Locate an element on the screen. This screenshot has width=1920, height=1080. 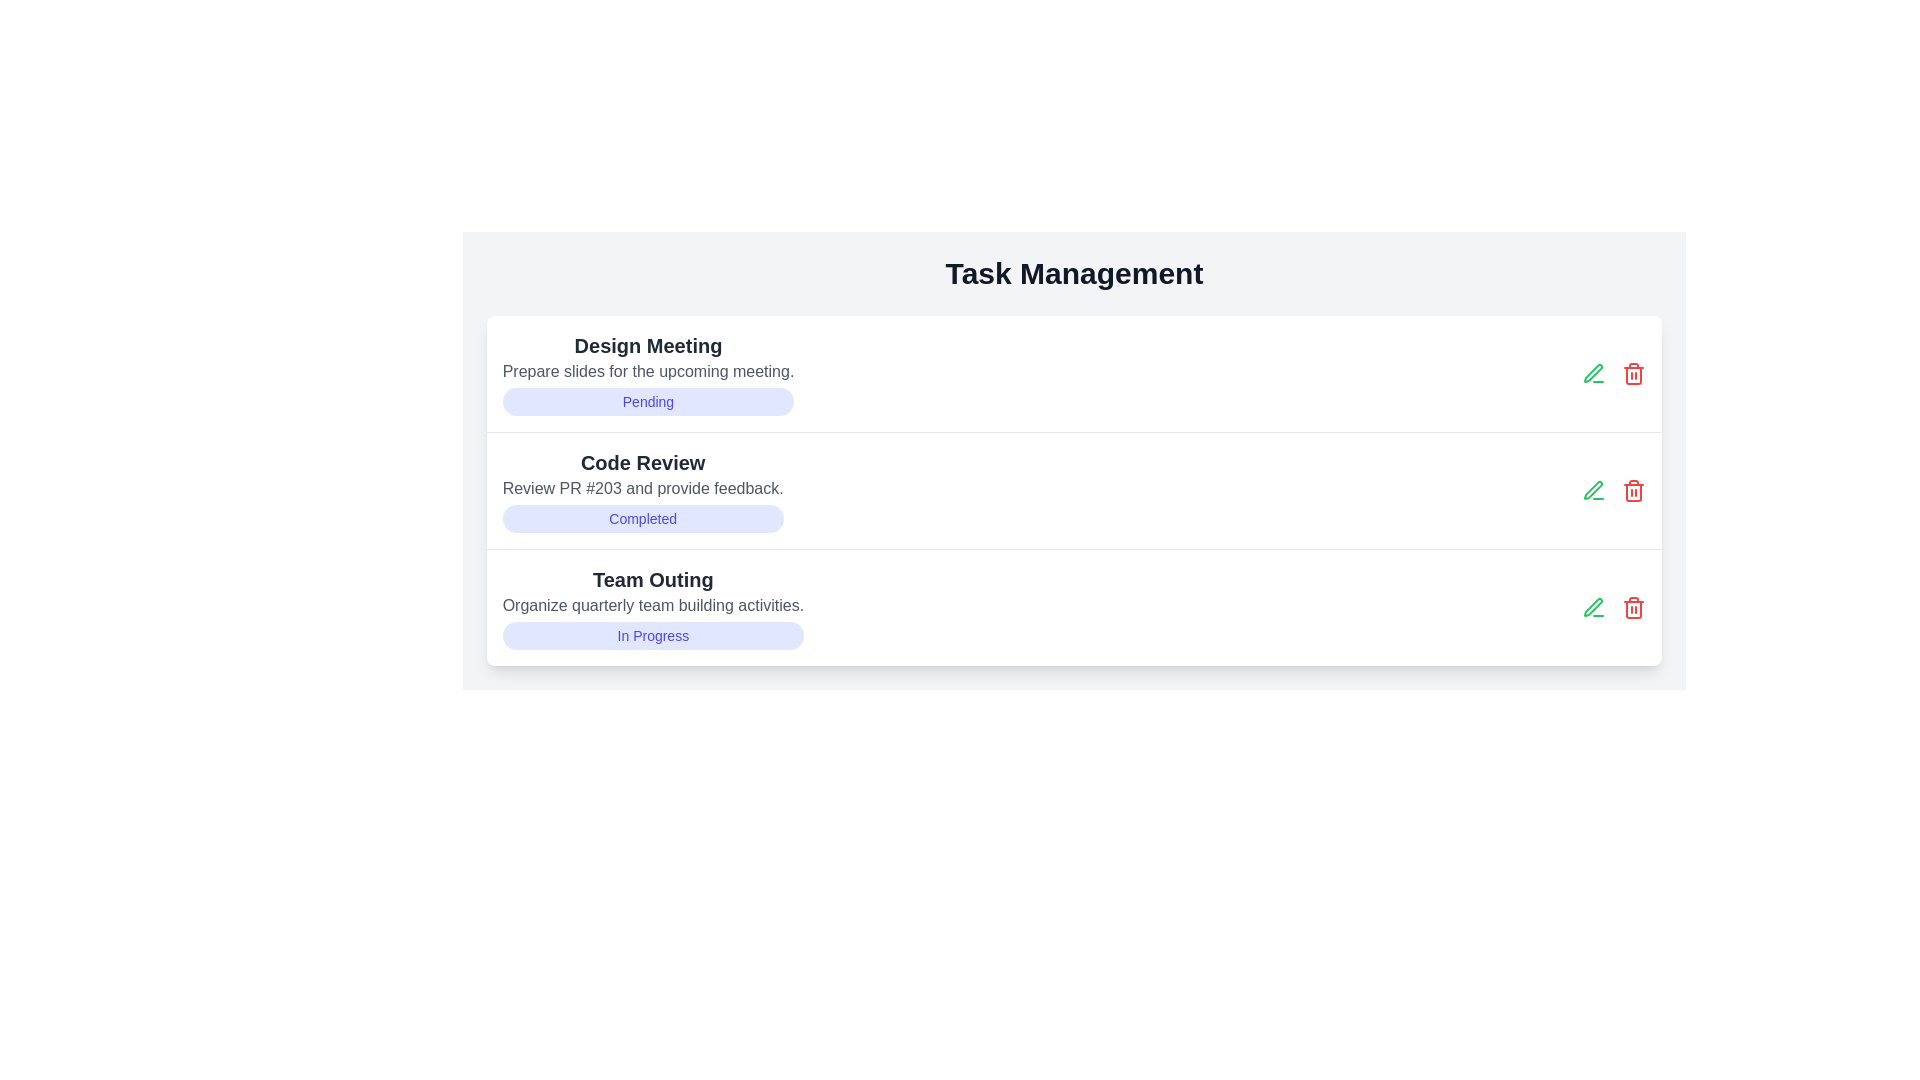
the Status badge that contains the text 'In Progress', which is styled with a medium font and light indigo background, located below the texts 'Team Outing' and 'Organize quarterly team building activities' is located at coordinates (653, 636).